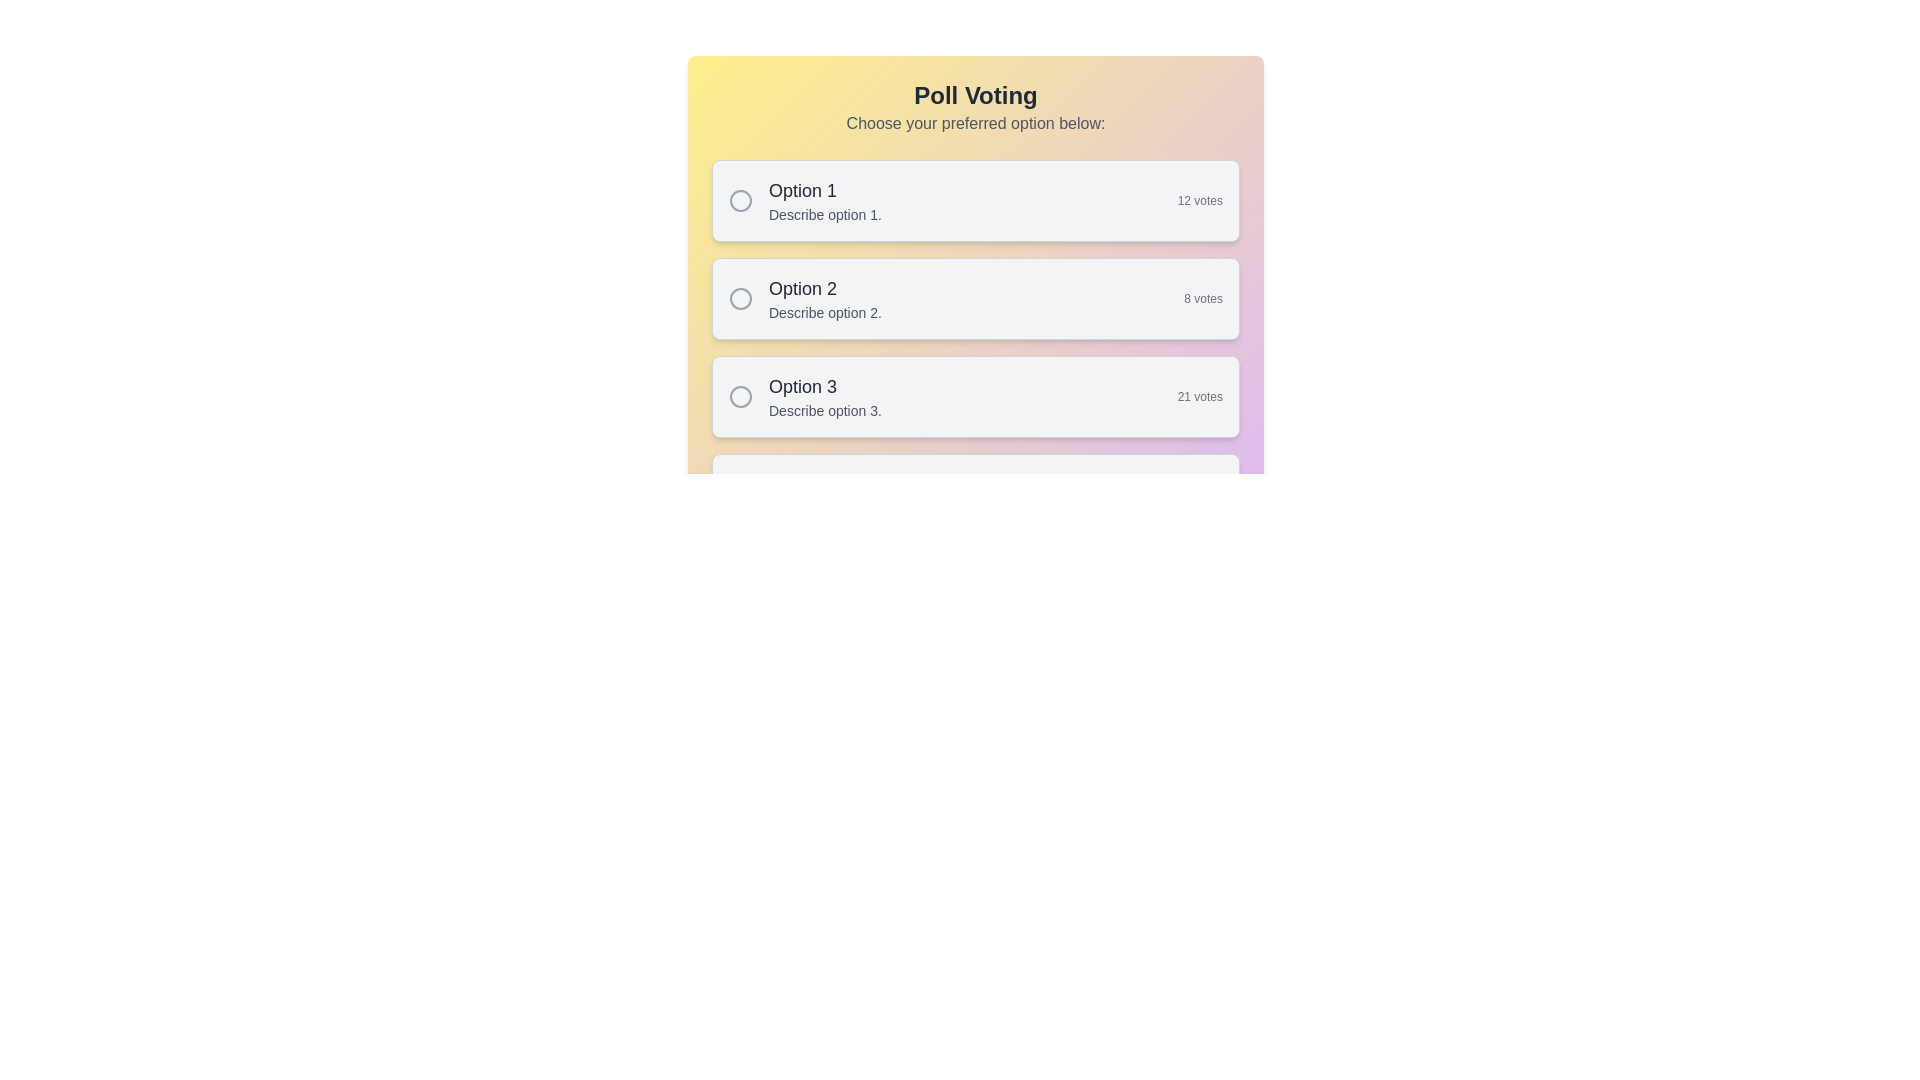  Describe the element at coordinates (975, 123) in the screenshot. I see `the static text label displaying 'Choose your preferred option below:' which is located below the 'Poll Voting' title` at that location.